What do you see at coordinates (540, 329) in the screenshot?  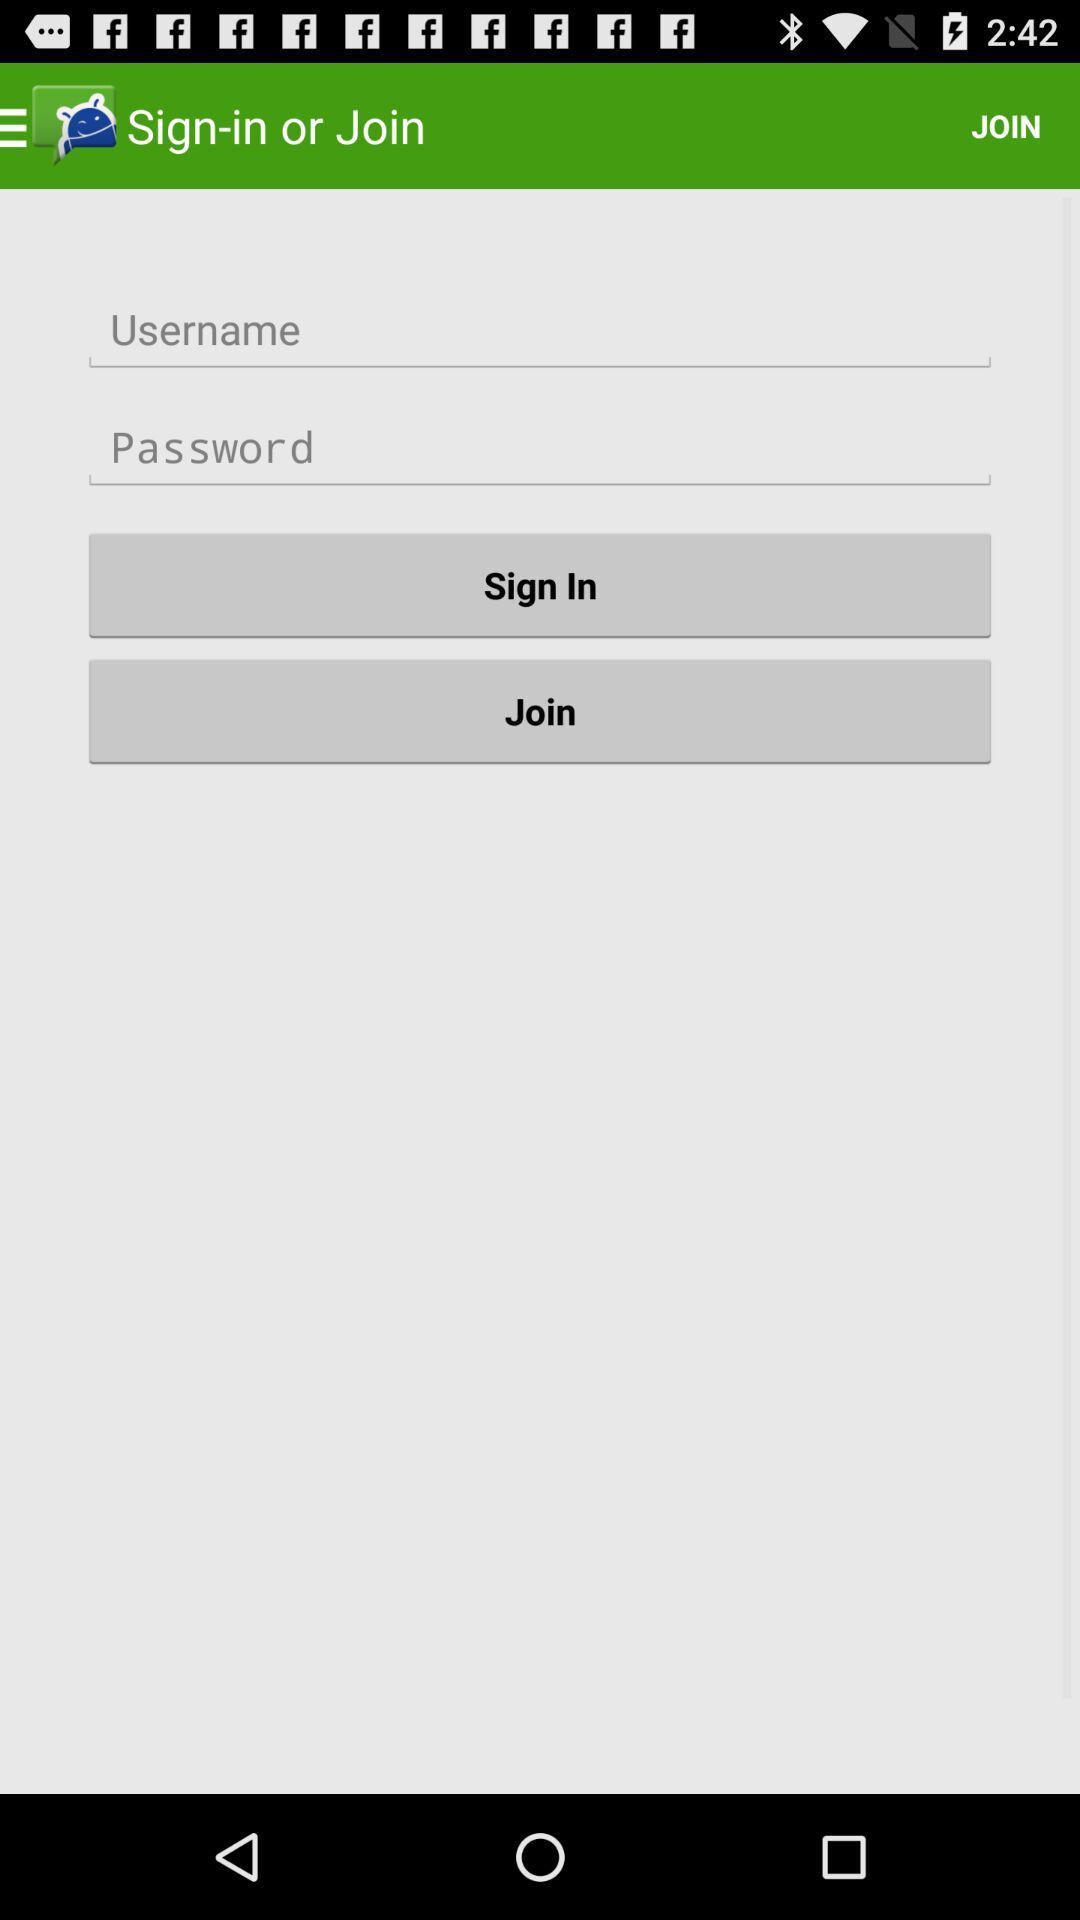 I see `username` at bounding box center [540, 329].